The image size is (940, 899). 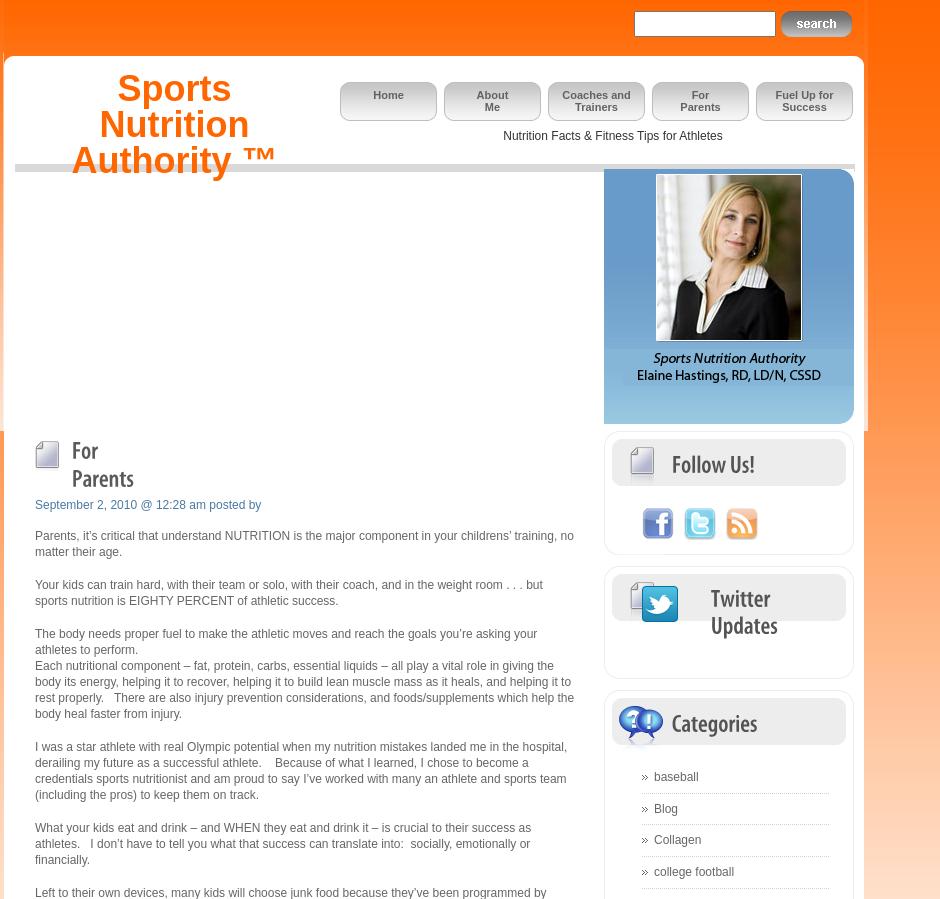 What do you see at coordinates (299, 769) in the screenshot?
I see `'I was a star athlete with real Olympic potential when my nutrition mistakes landed me in the hospital, derailing my future as a successful athlete.    Because of what I learned, I chose to become a credentials sports nutritionist and am proud to say I’ve worked with many an athlete and sports team (including the pros) to keep them on track.'` at bounding box center [299, 769].